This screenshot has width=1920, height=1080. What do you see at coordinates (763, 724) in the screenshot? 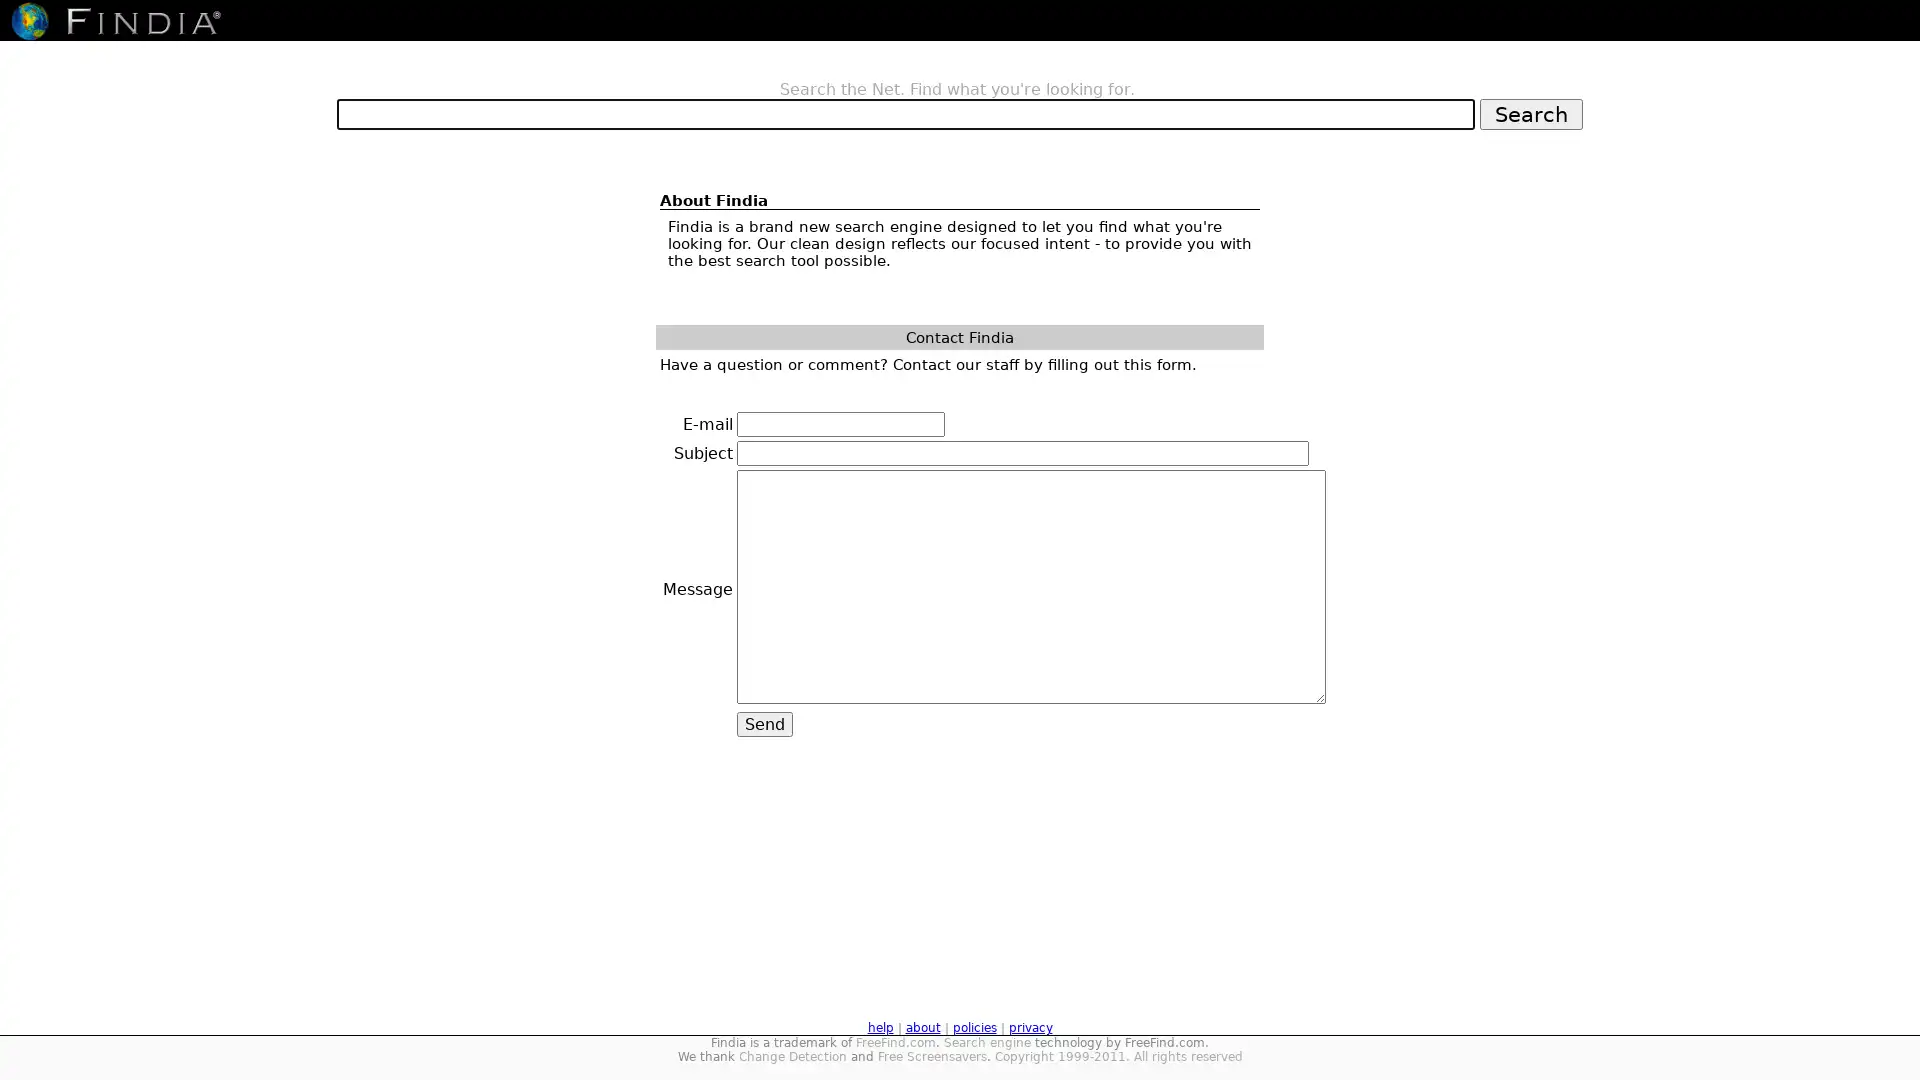
I see `Send` at bounding box center [763, 724].